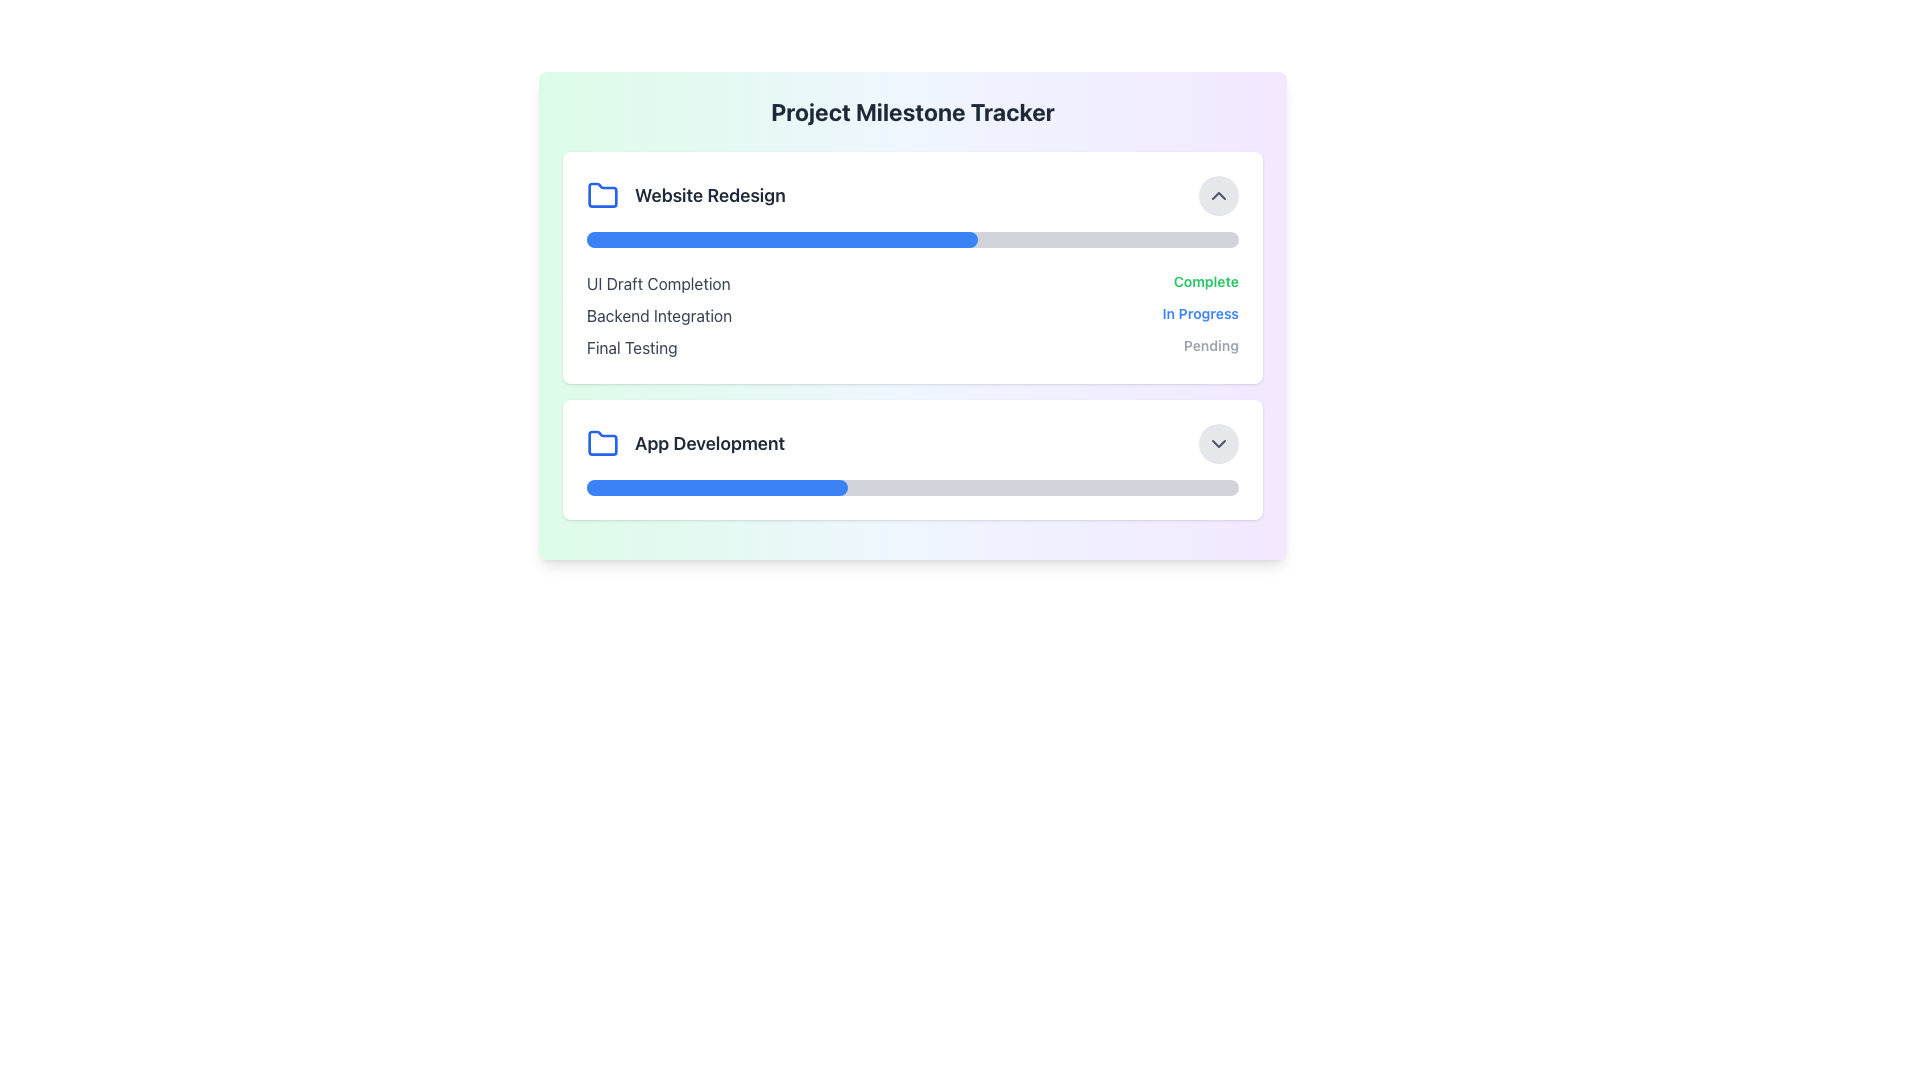 The height and width of the screenshot is (1080, 1920). I want to click on the upward arrow button in the top-right corner of the 'Website Redesign' project entry, so click(1218, 196).